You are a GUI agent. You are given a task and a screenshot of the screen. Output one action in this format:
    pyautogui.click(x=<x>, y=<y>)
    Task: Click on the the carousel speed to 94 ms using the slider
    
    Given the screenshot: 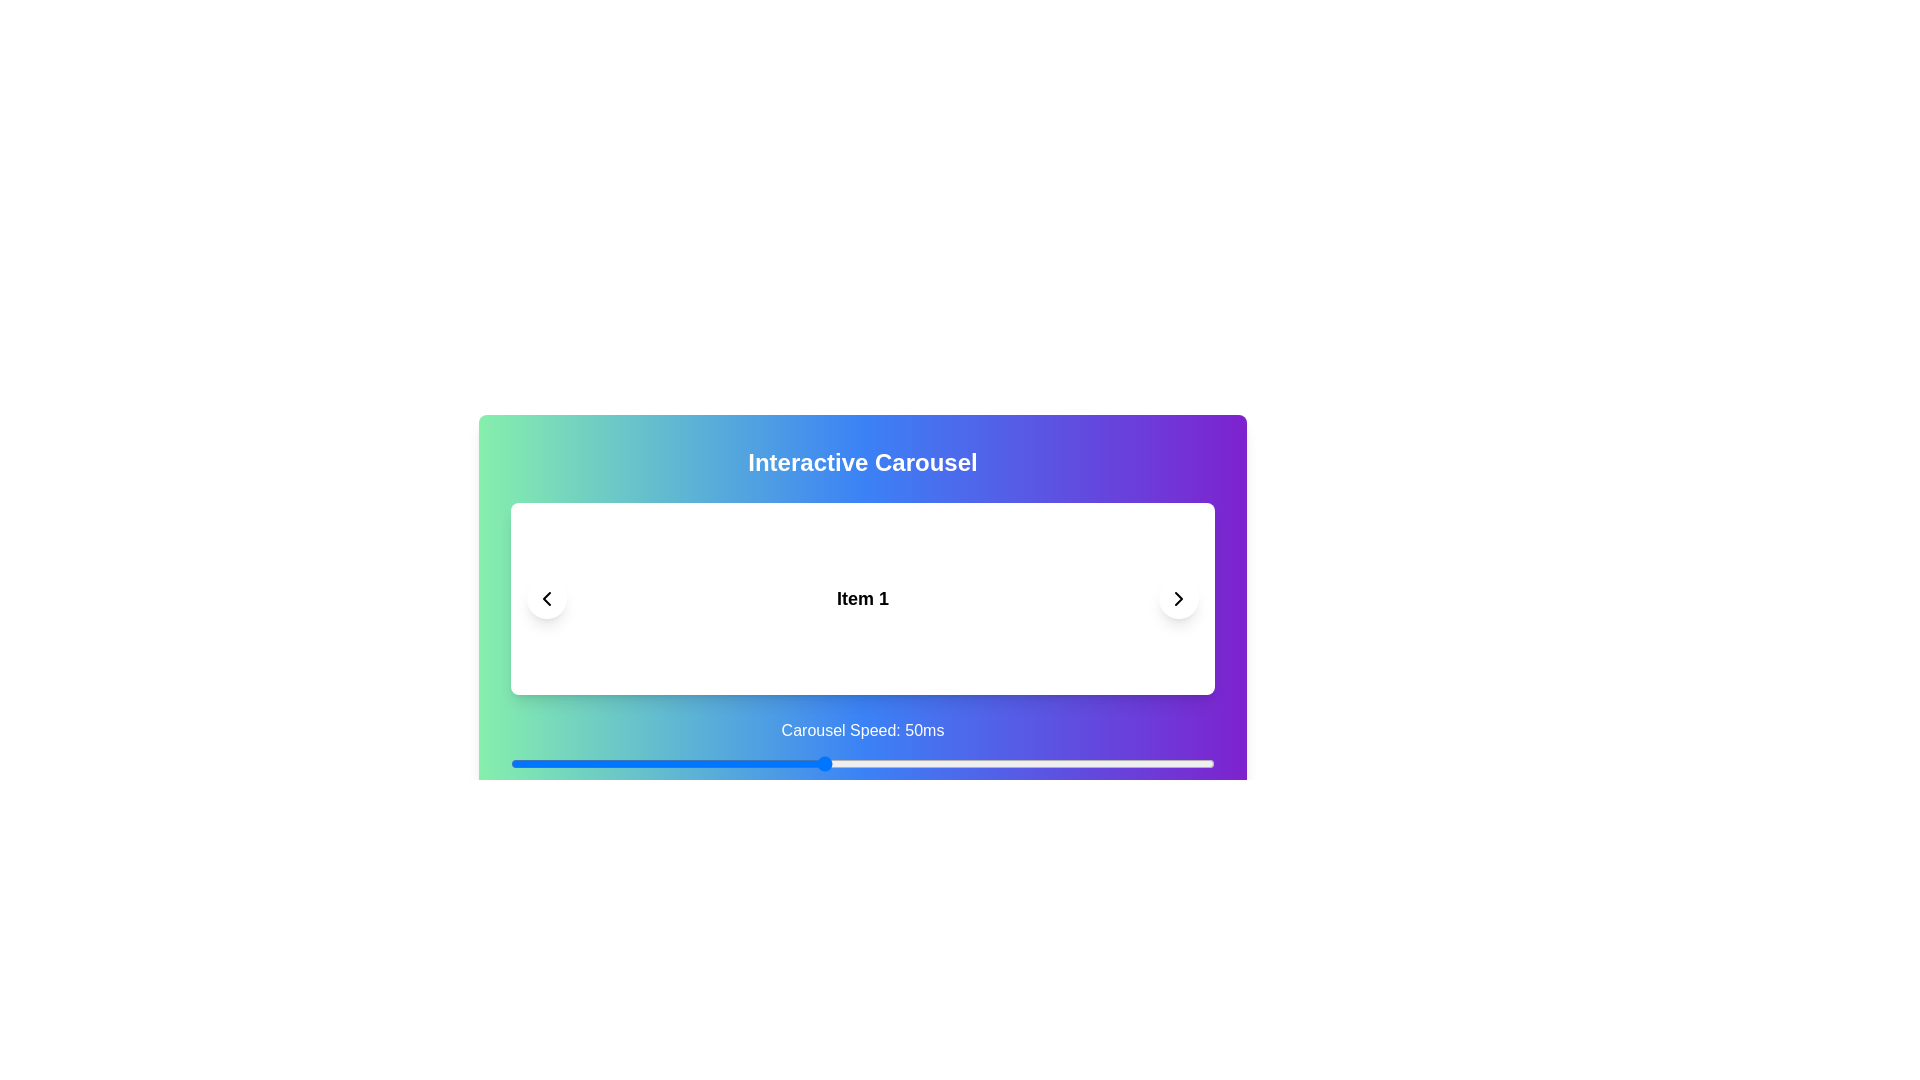 What is the action you would take?
    pyautogui.click(x=1168, y=763)
    